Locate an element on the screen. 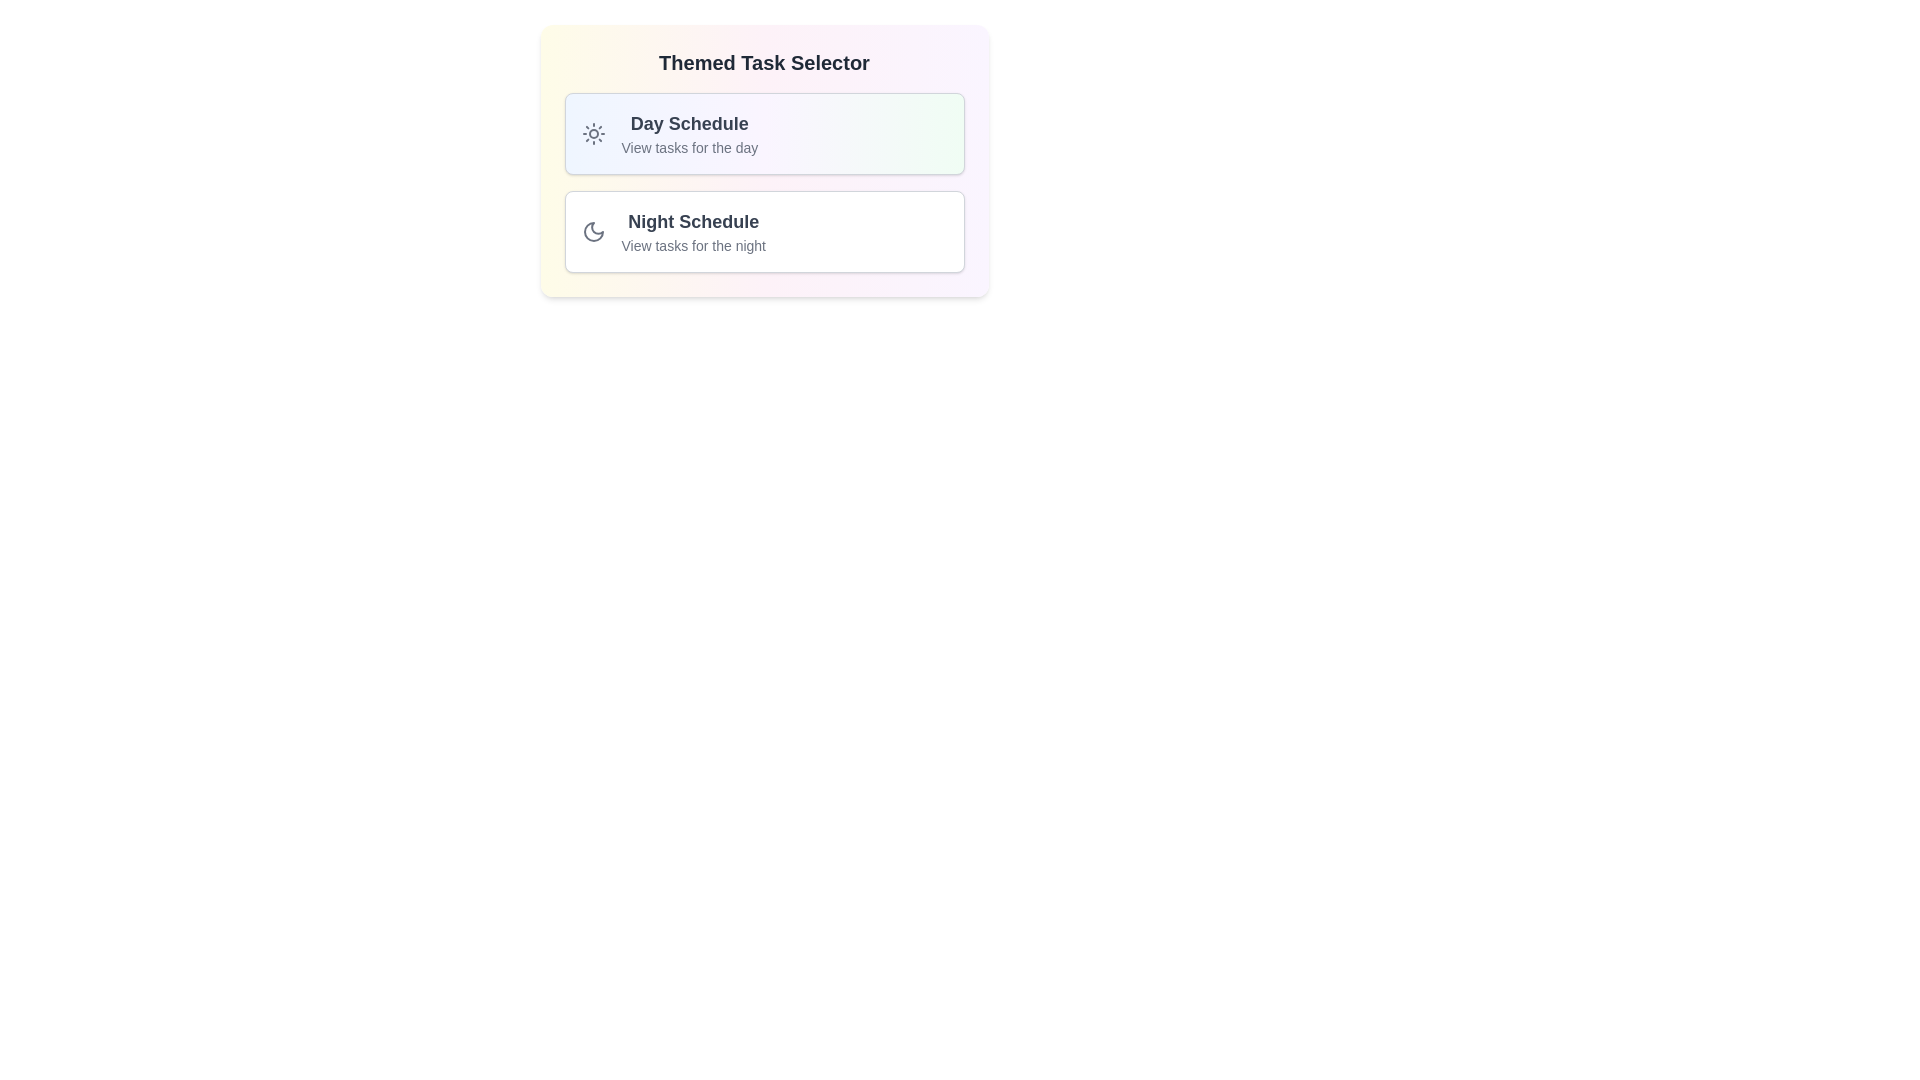  the item Night Schedule to observe the visual effect is located at coordinates (763, 230).